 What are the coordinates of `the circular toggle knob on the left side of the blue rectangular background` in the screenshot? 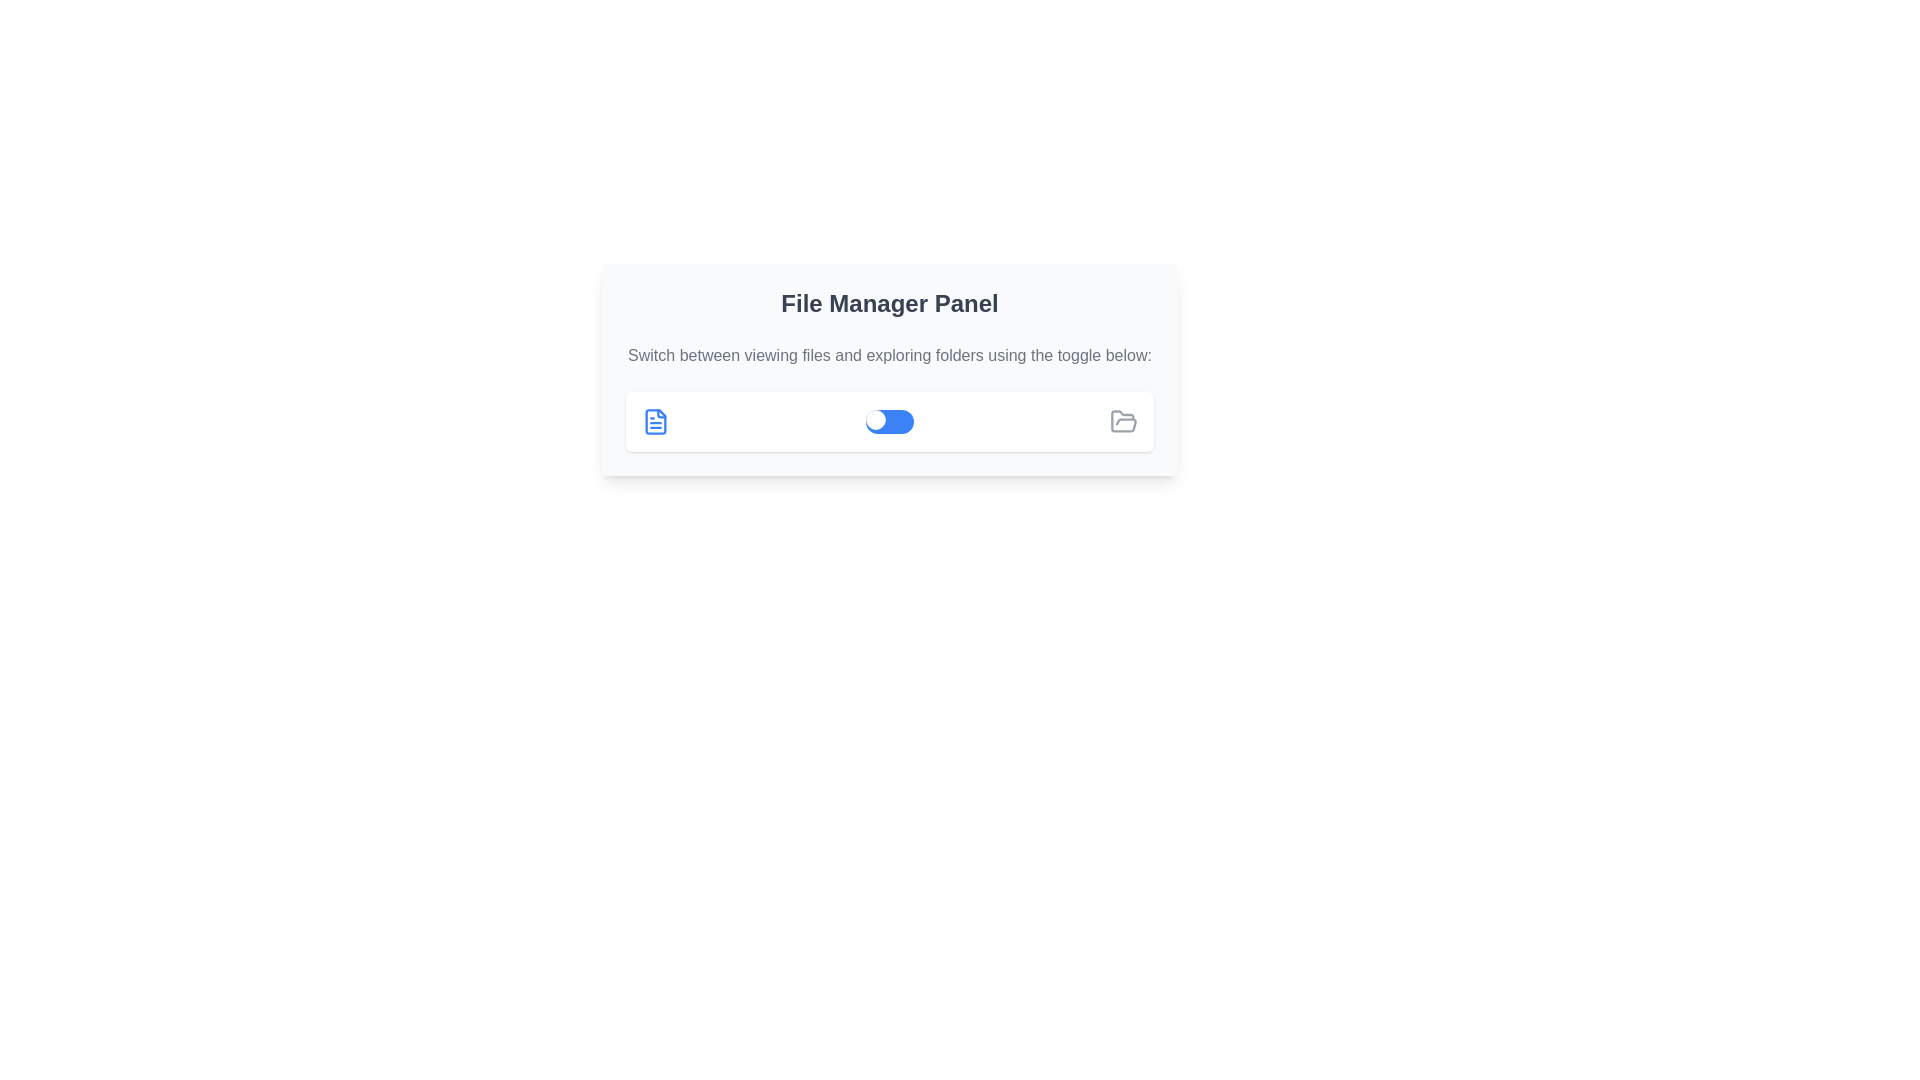 It's located at (875, 419).